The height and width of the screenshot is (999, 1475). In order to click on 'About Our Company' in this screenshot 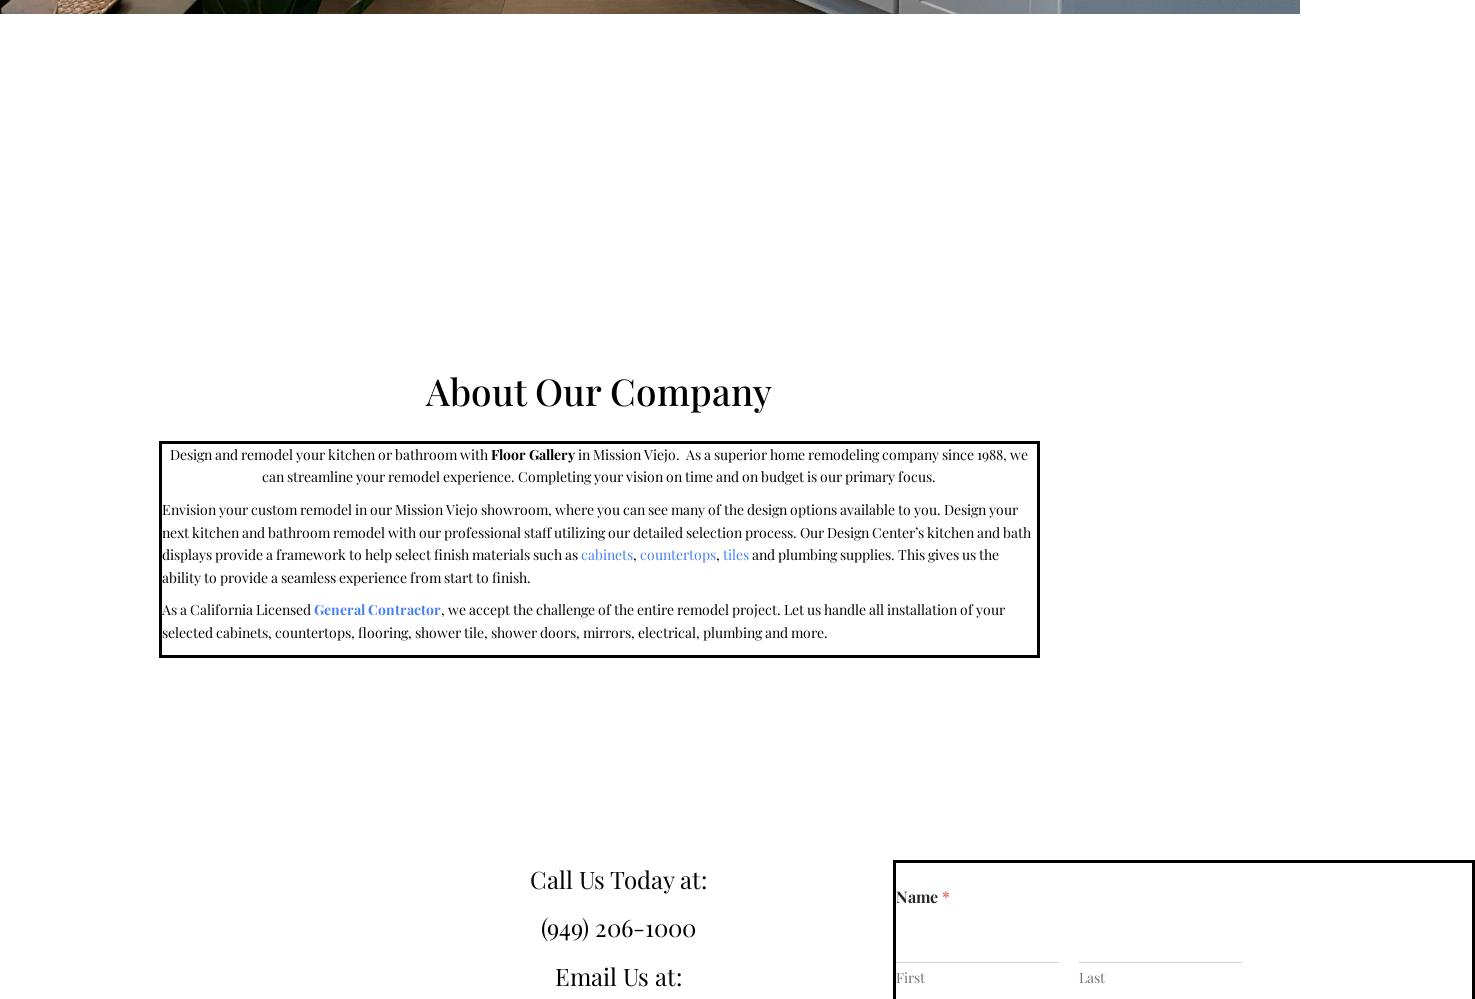, I will do `click(597, 388)`.